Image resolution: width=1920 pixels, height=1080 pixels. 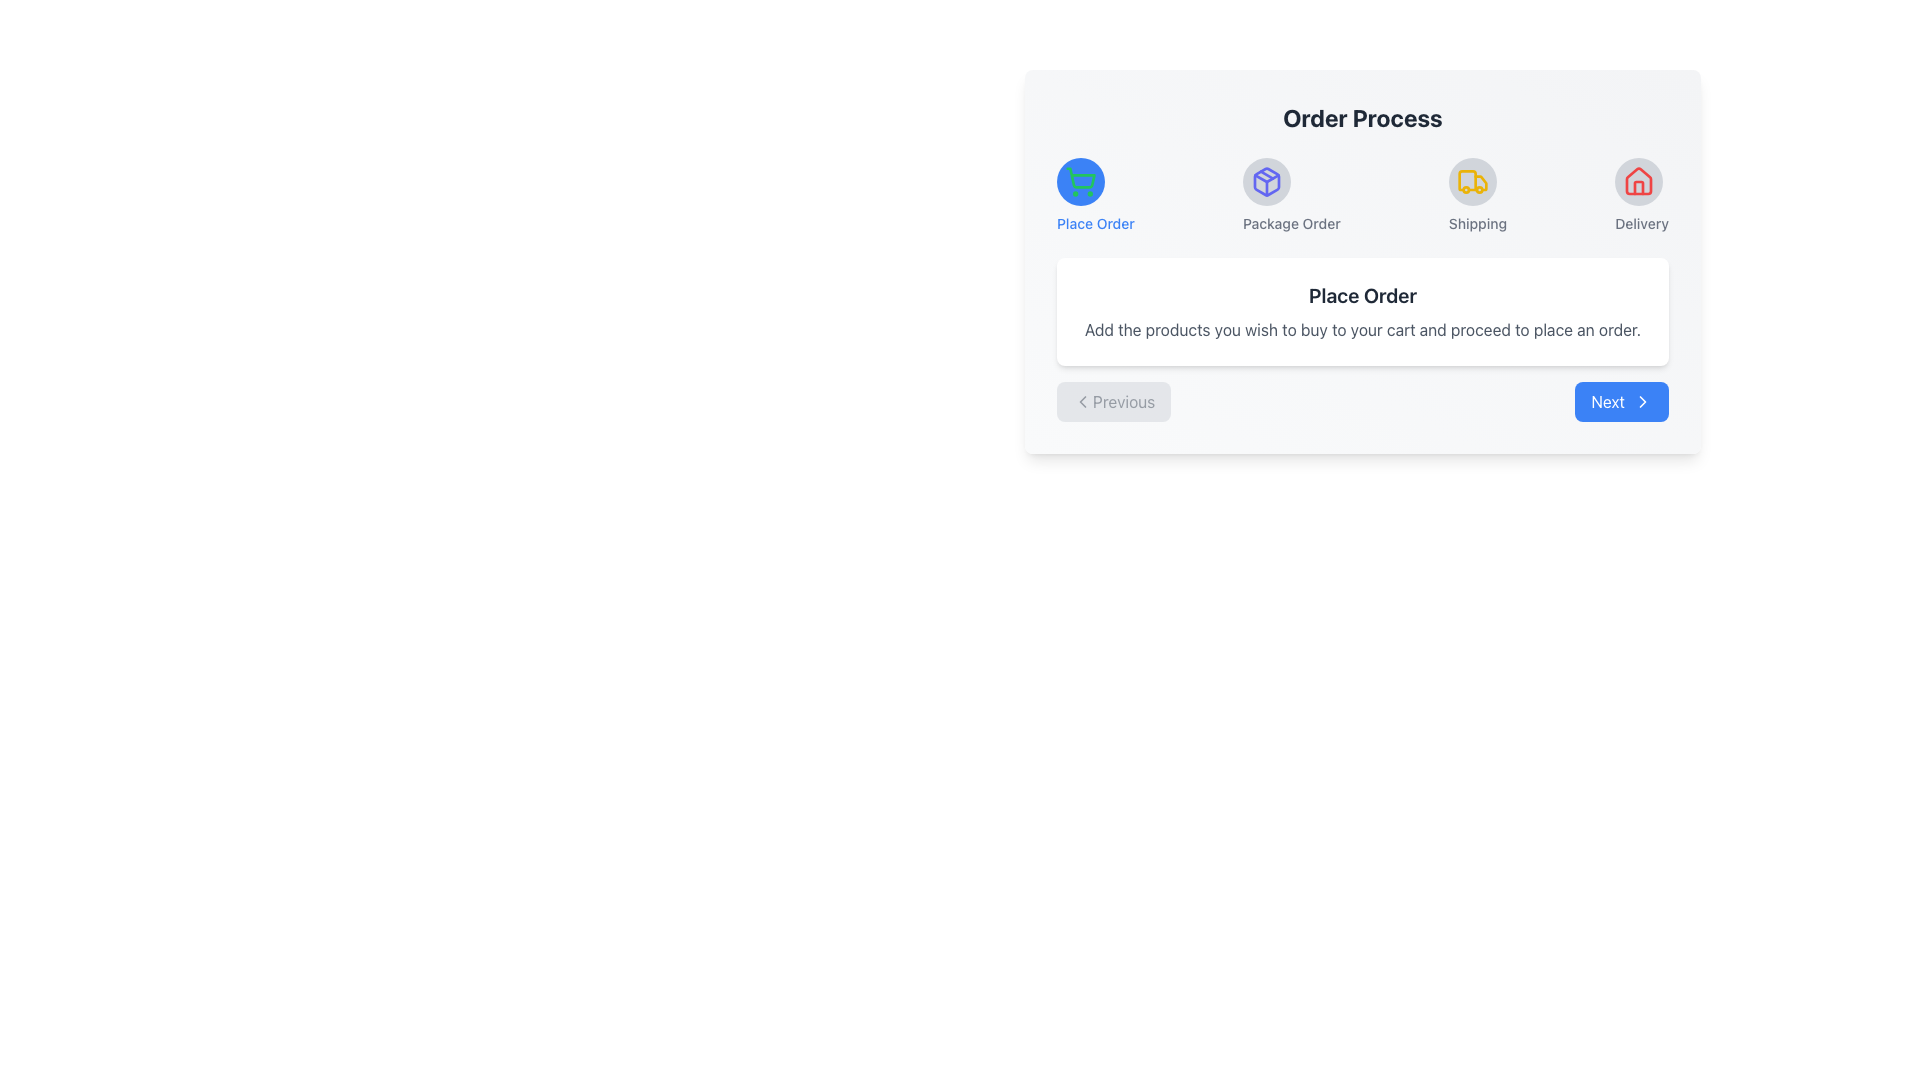 What do you see at coordinates (1362, 118) in the screenshot?
I see `the text label that serves as a header or title for the section, positioned at the top and centrally aligned above the icons labeled 'Place Order', 'Package Order', 'Shipping', and 'Delivery'` at bounding box center [1362, 118].